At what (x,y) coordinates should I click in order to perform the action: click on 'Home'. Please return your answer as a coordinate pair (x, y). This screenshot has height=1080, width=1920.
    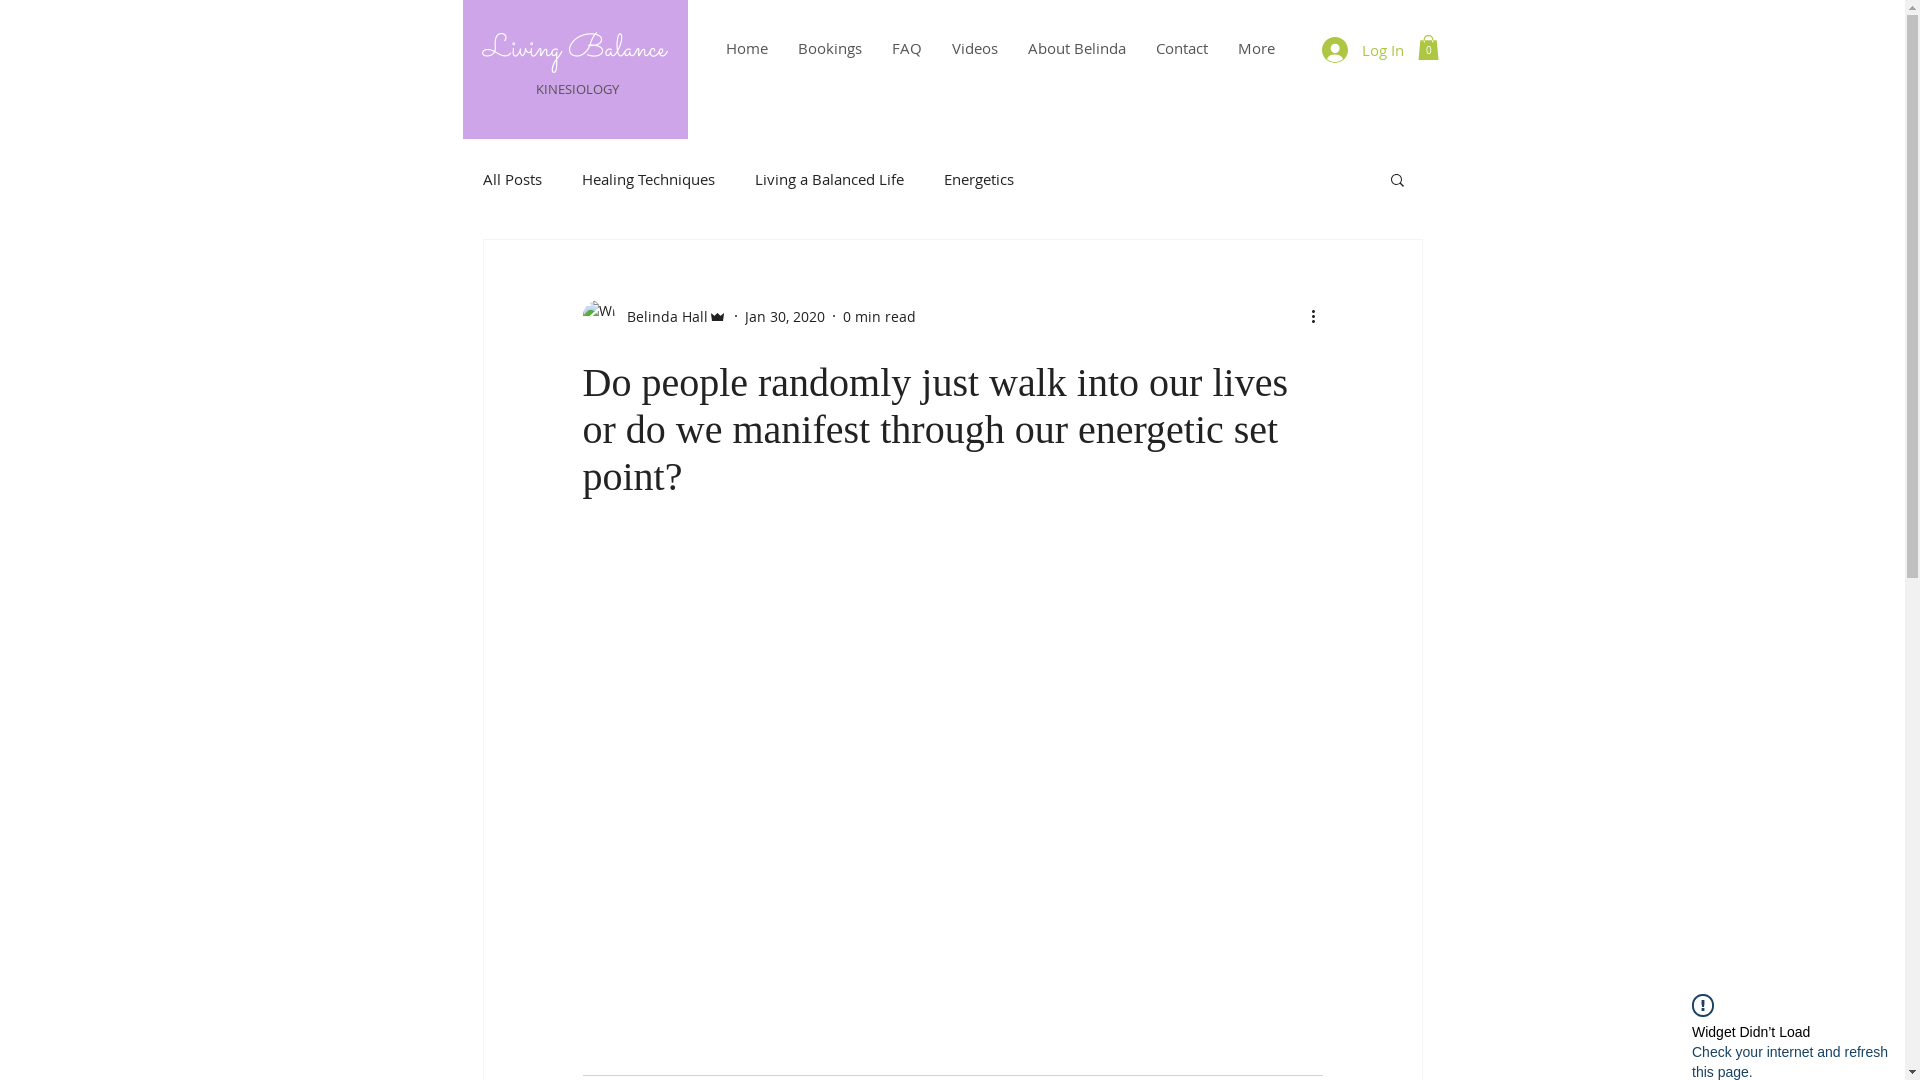
    Looking at the image, I should click on (744, 46).